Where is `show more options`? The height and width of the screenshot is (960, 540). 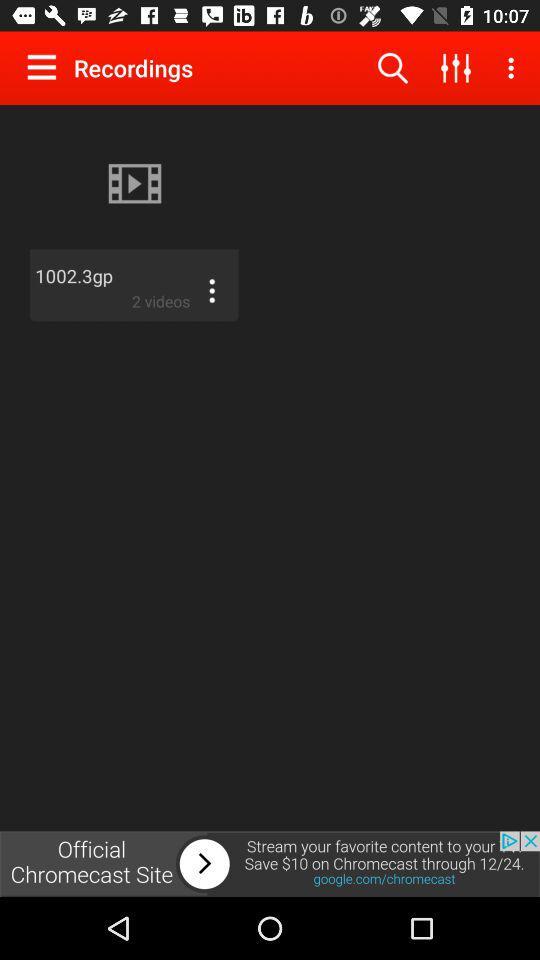 show more options is located at coordinates (210, 289).